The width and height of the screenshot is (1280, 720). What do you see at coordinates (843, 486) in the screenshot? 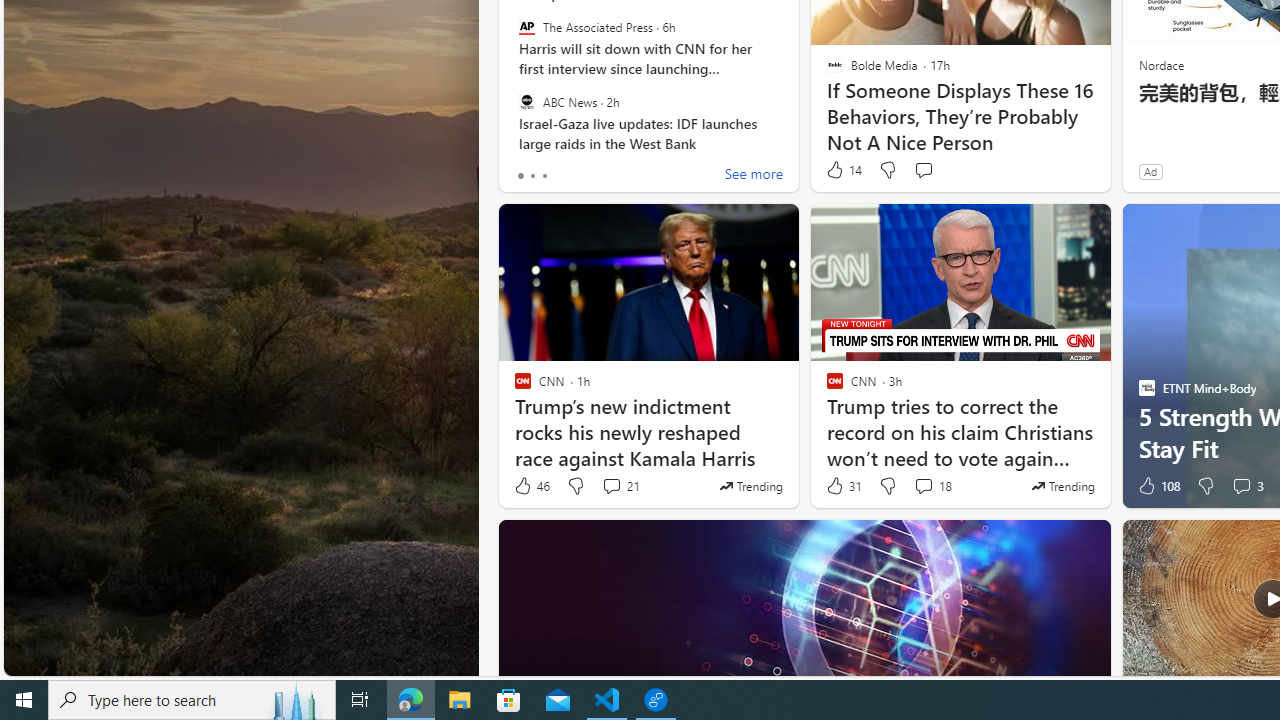
I see `'31 Like'` at bounding box center [843, 486].